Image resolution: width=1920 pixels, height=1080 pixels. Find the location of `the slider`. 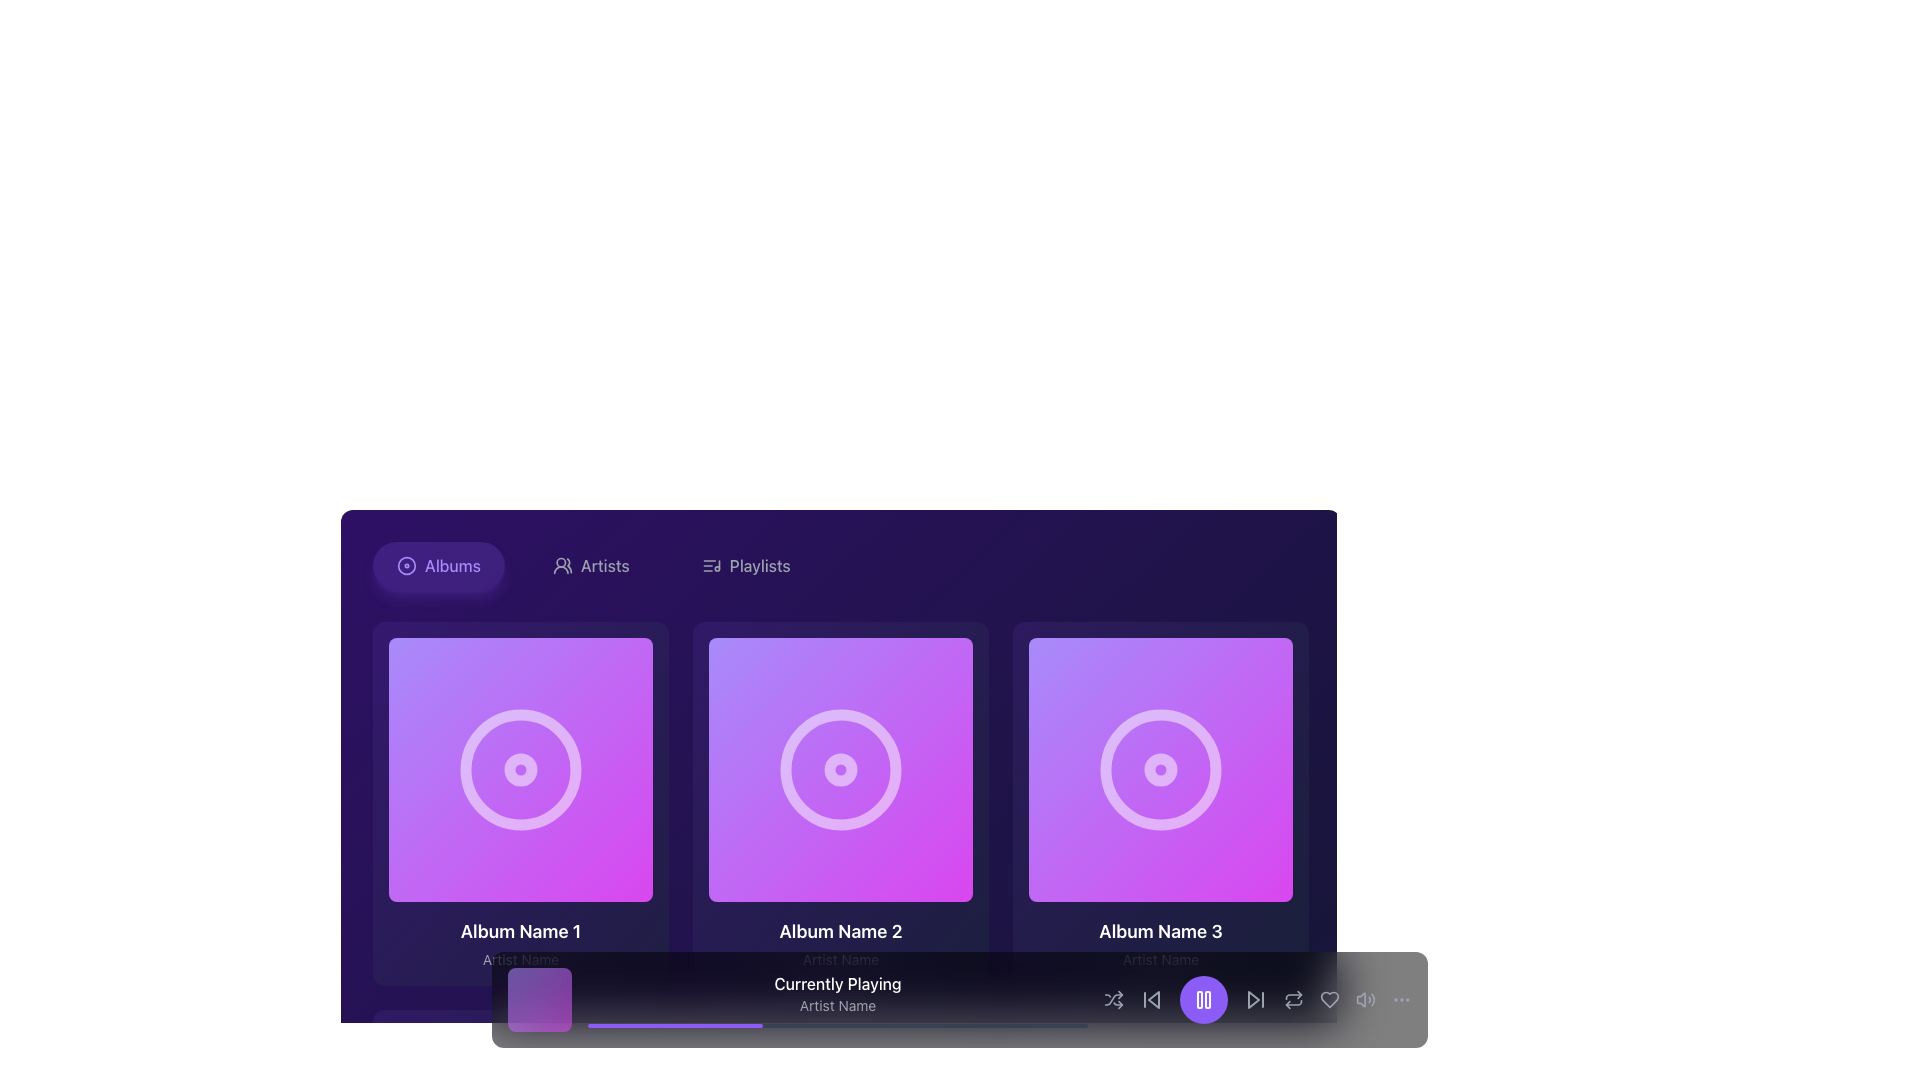

the slider is located at coordinates (1037, 1026).